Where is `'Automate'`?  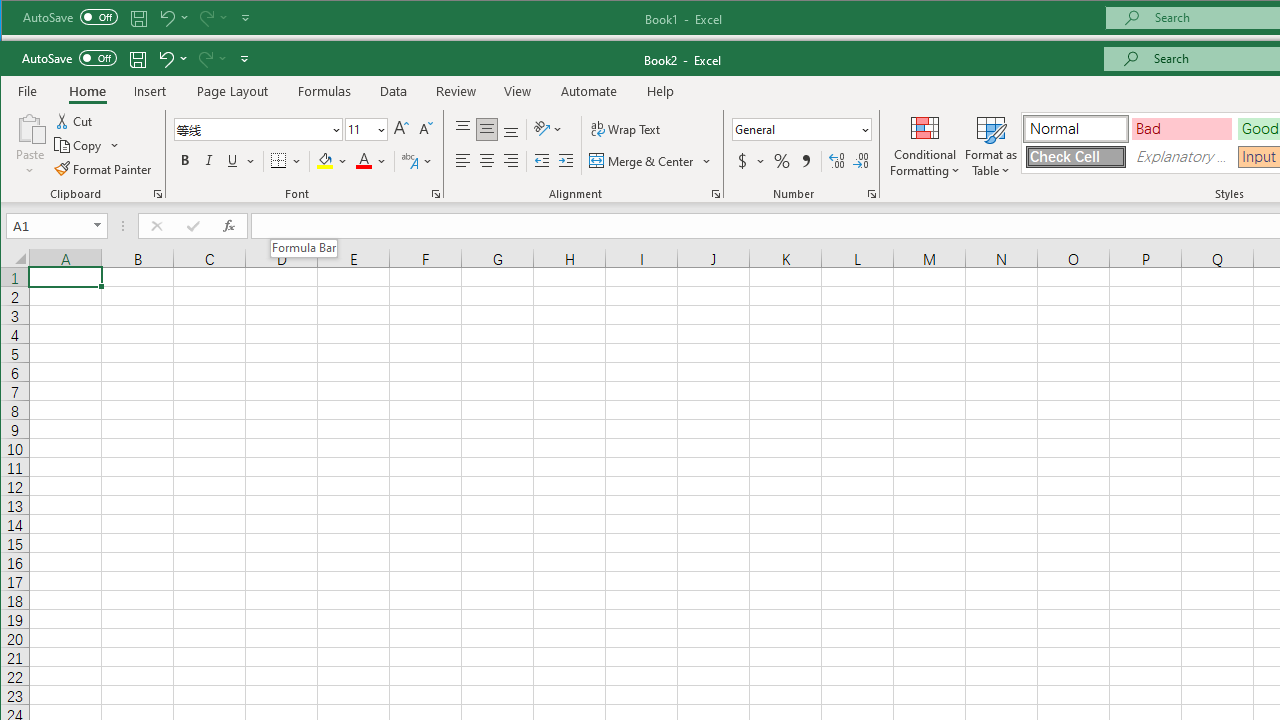
'Automate' is located at coordinates (589, 91).